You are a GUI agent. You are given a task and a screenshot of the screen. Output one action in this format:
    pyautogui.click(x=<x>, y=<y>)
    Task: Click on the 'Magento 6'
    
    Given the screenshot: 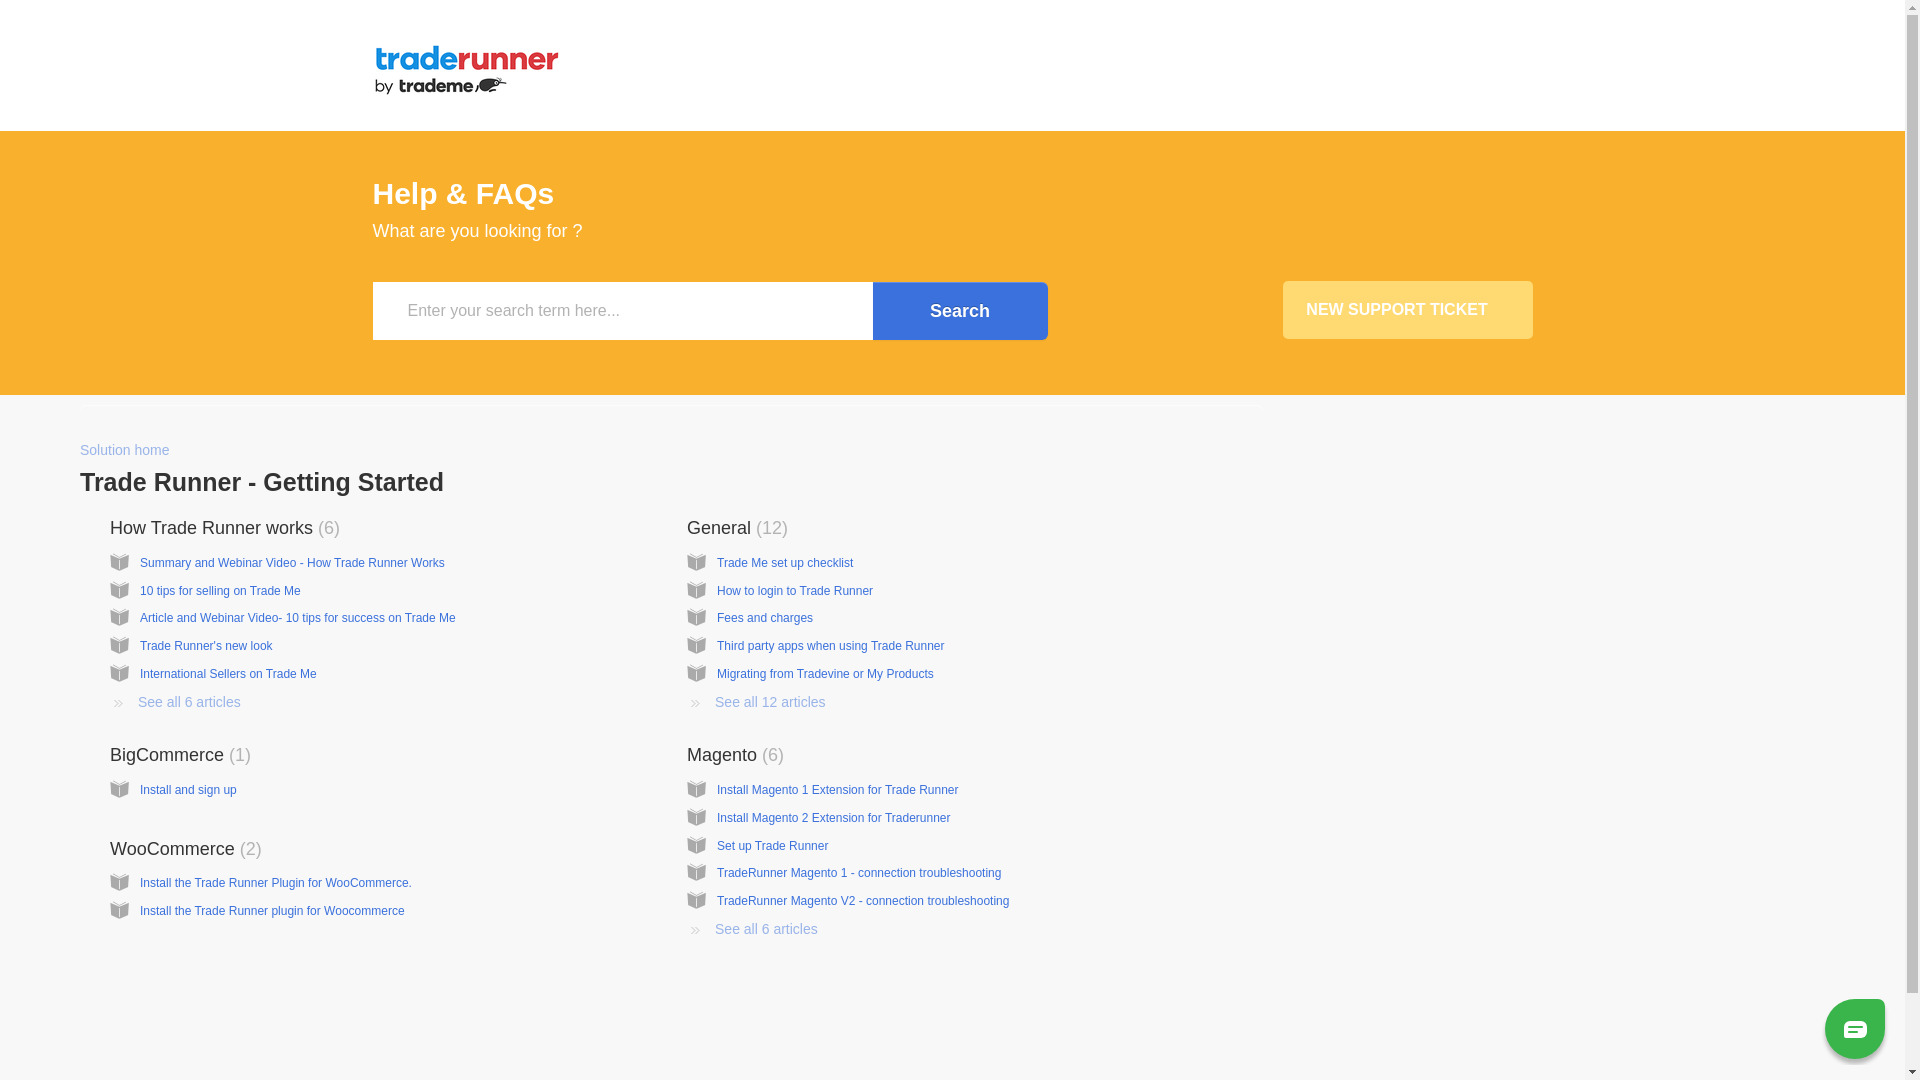 What is the action you would take?
    pyautogui.click(x=734, y=755)
    